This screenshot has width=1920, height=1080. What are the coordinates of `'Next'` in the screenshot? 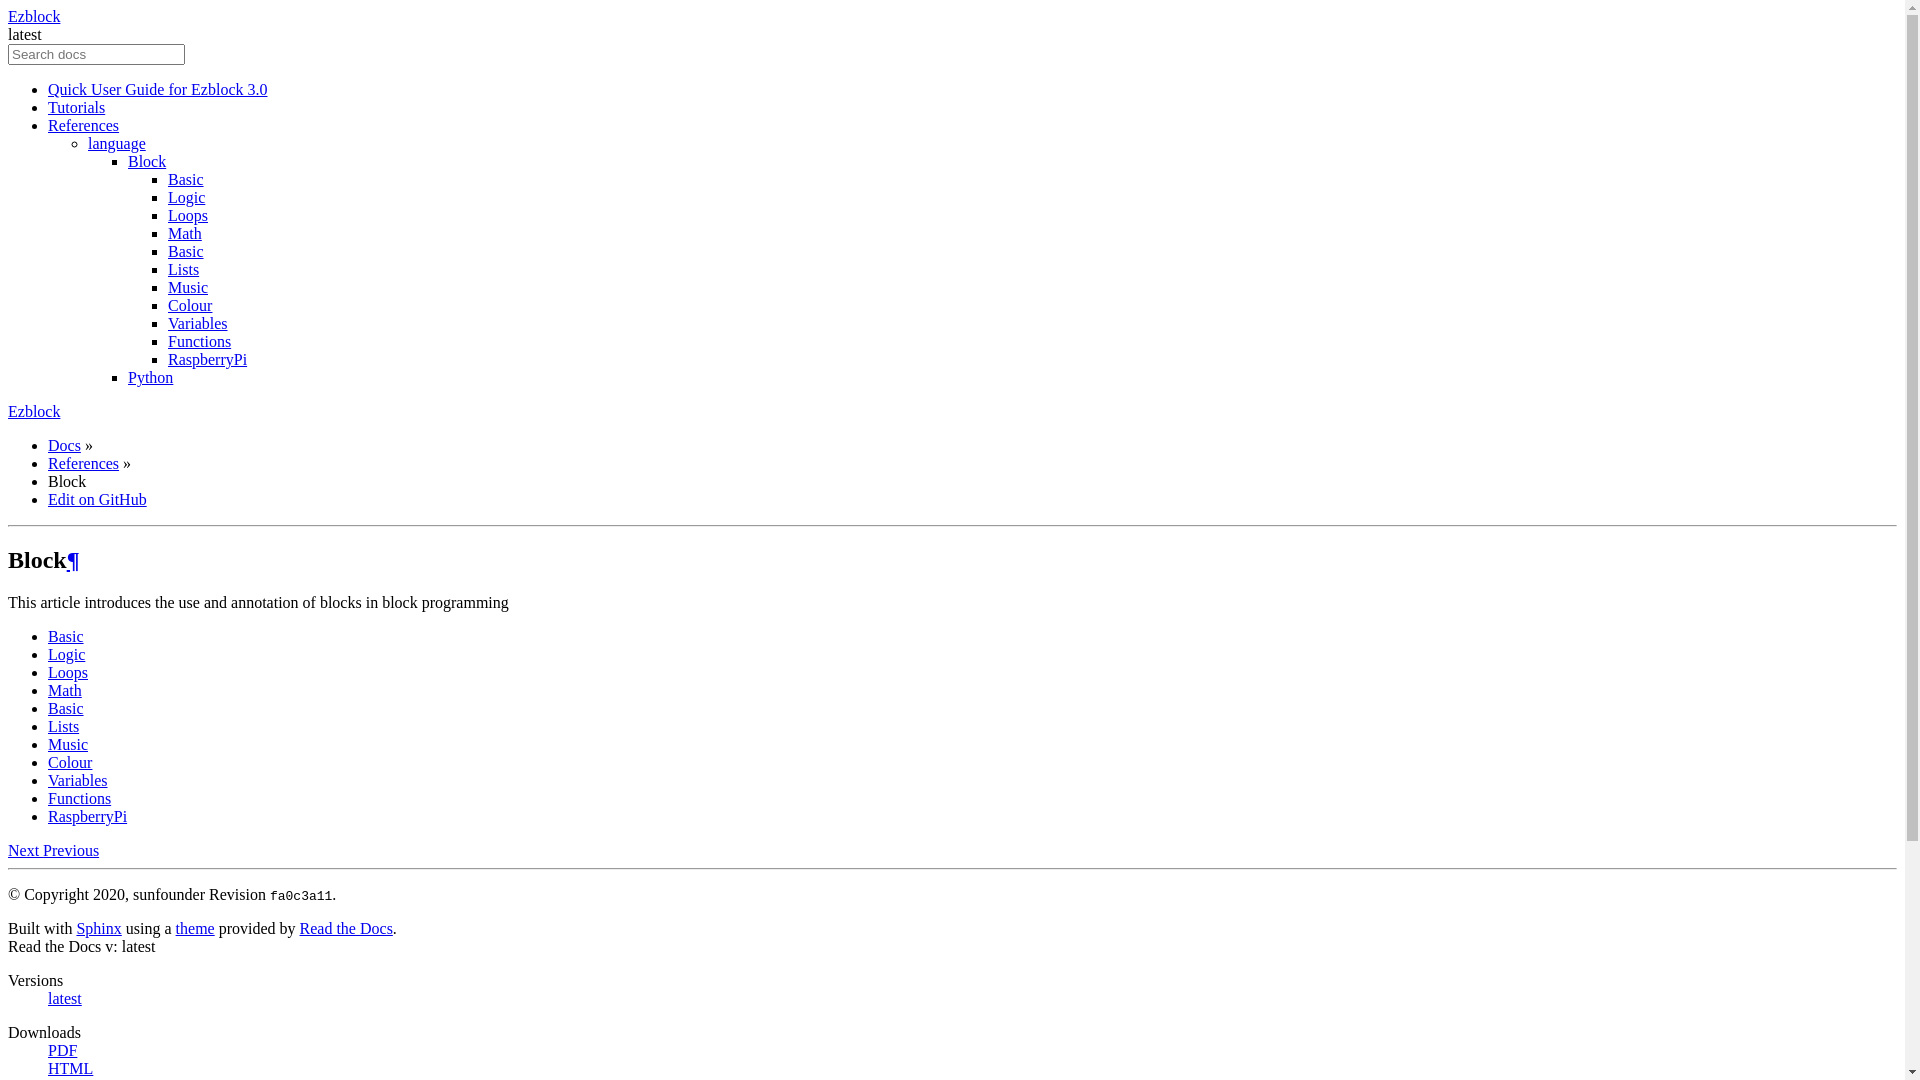 It's located at (25, 850).